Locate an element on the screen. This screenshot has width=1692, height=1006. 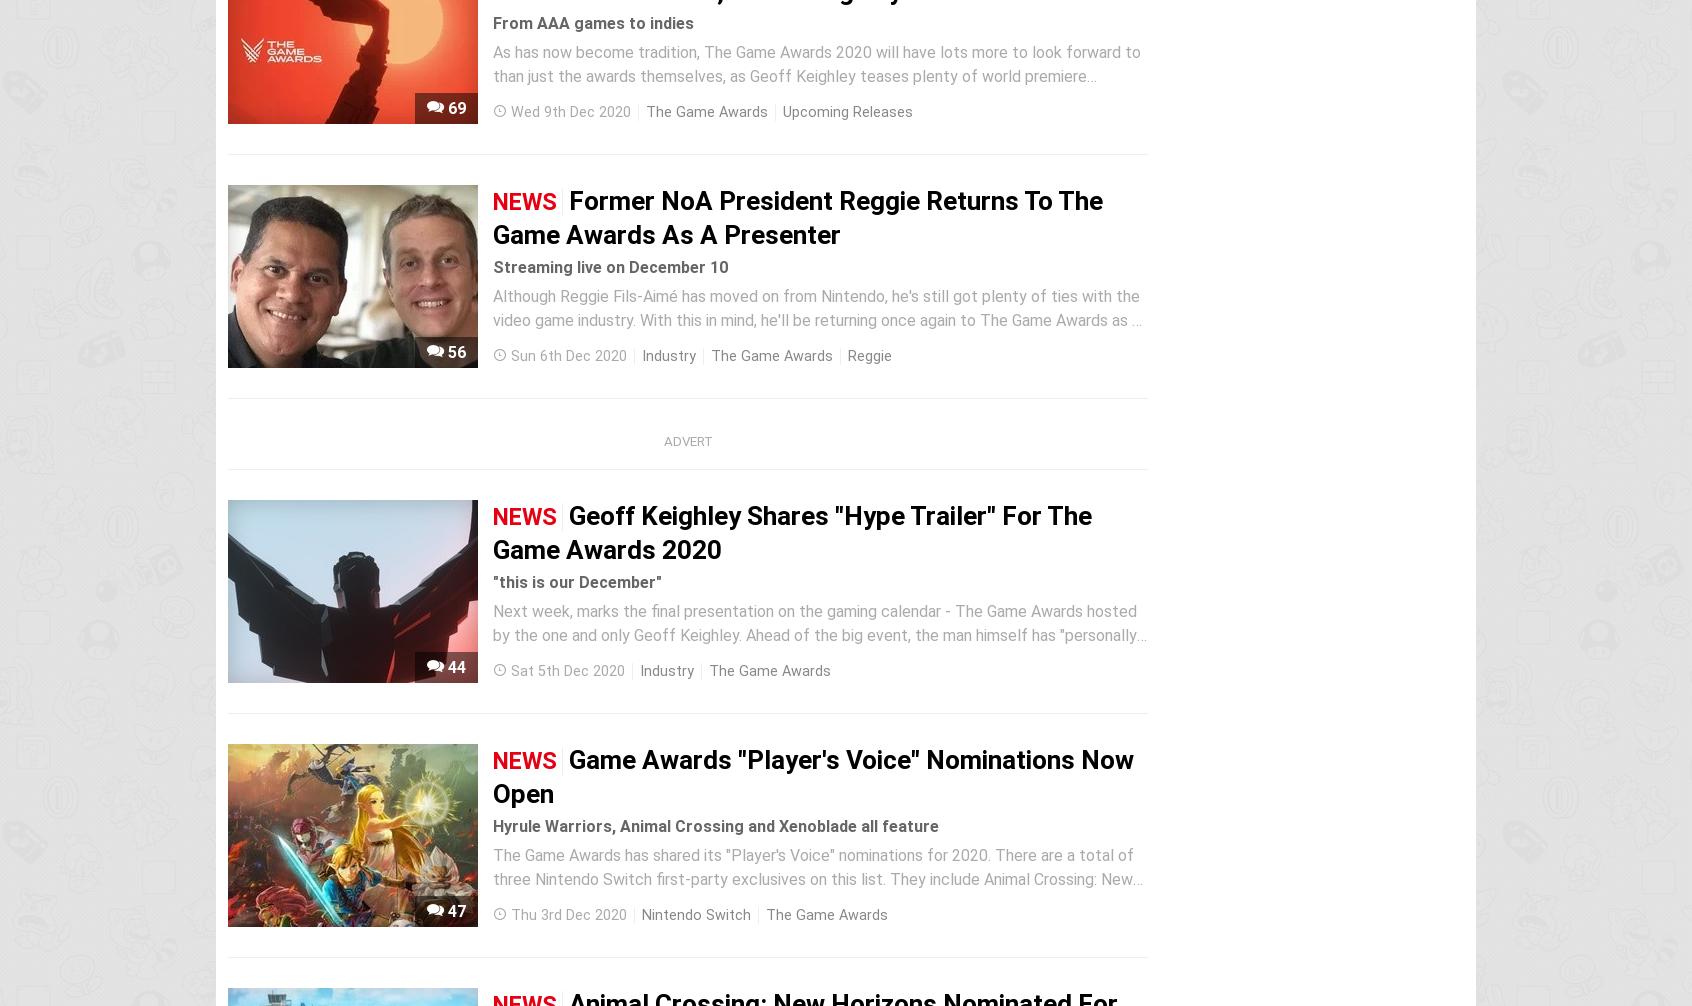
'Sun 6th Dec 2020' is located at coordinates (568, 355).